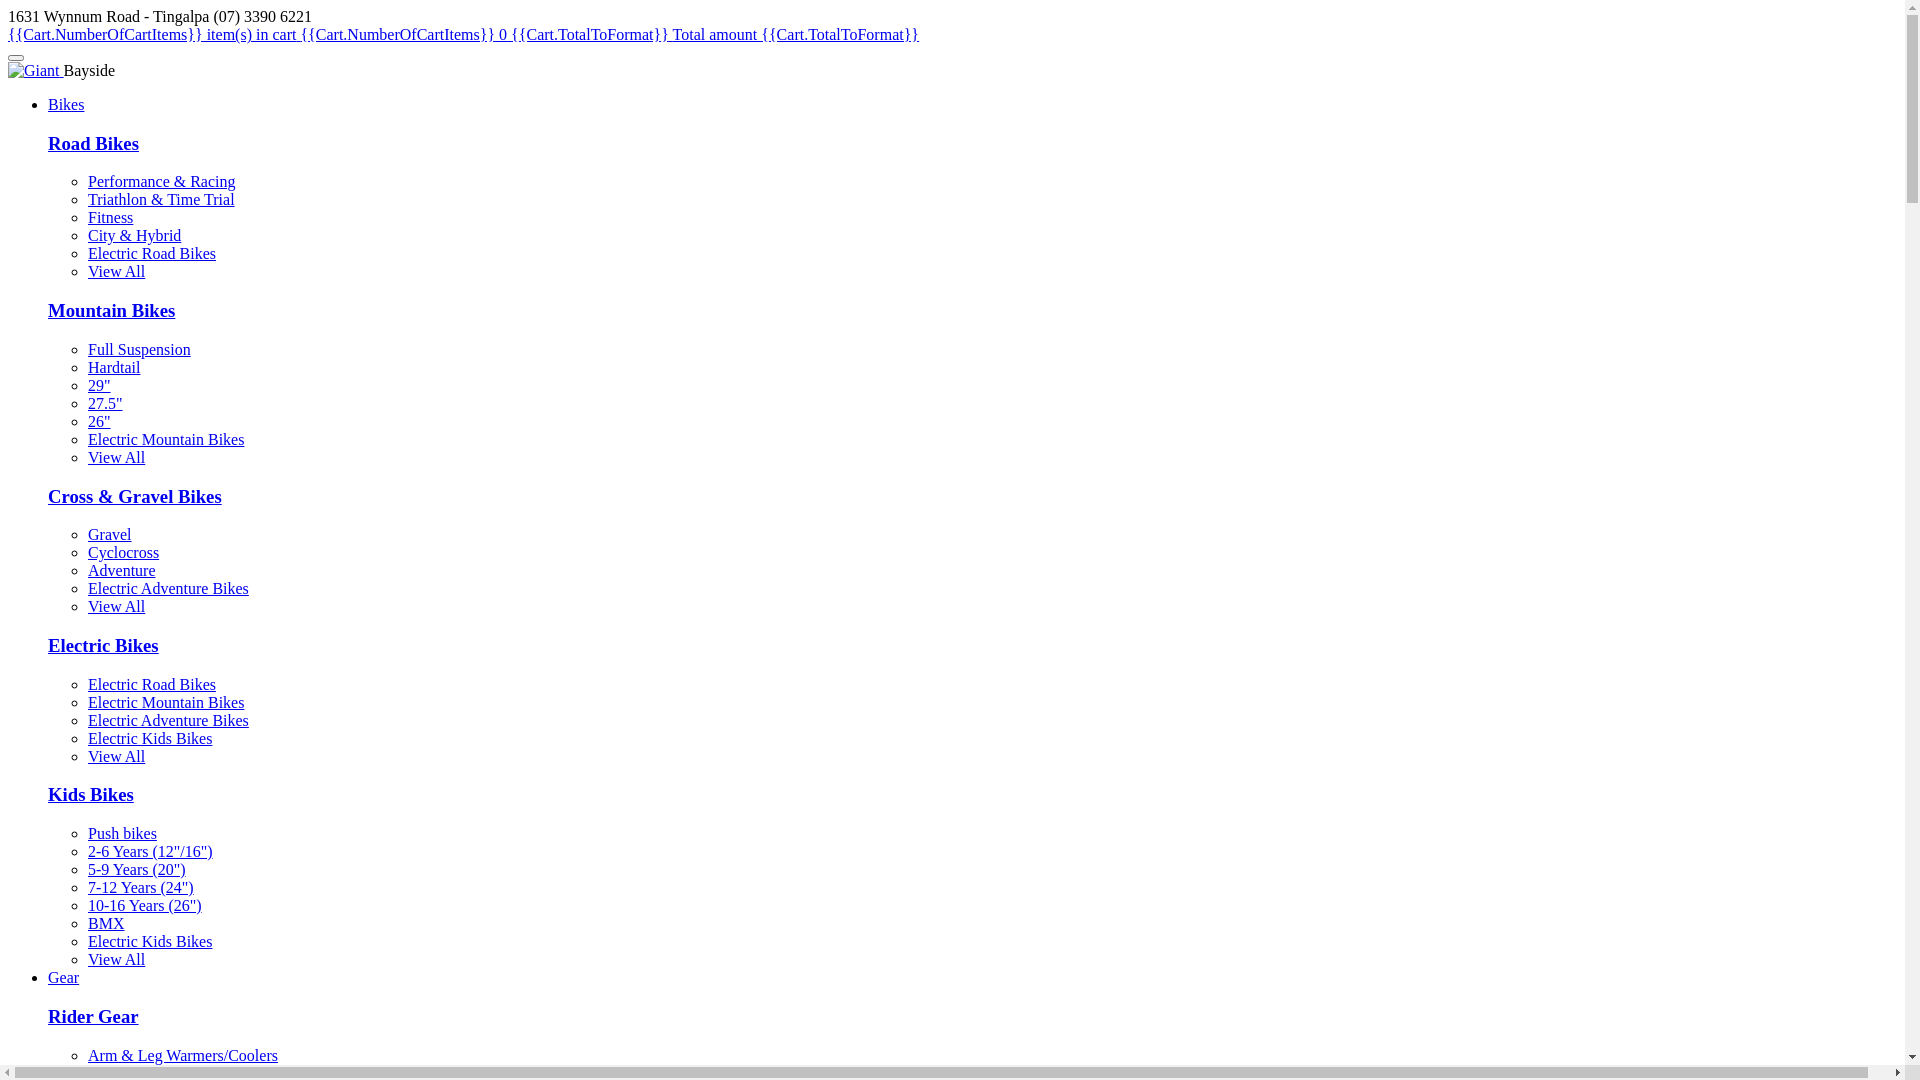 Image resolution: width=1920 pixels, height=1080 pixels. I want to click on 'Road Bikes', so click(92, 142).